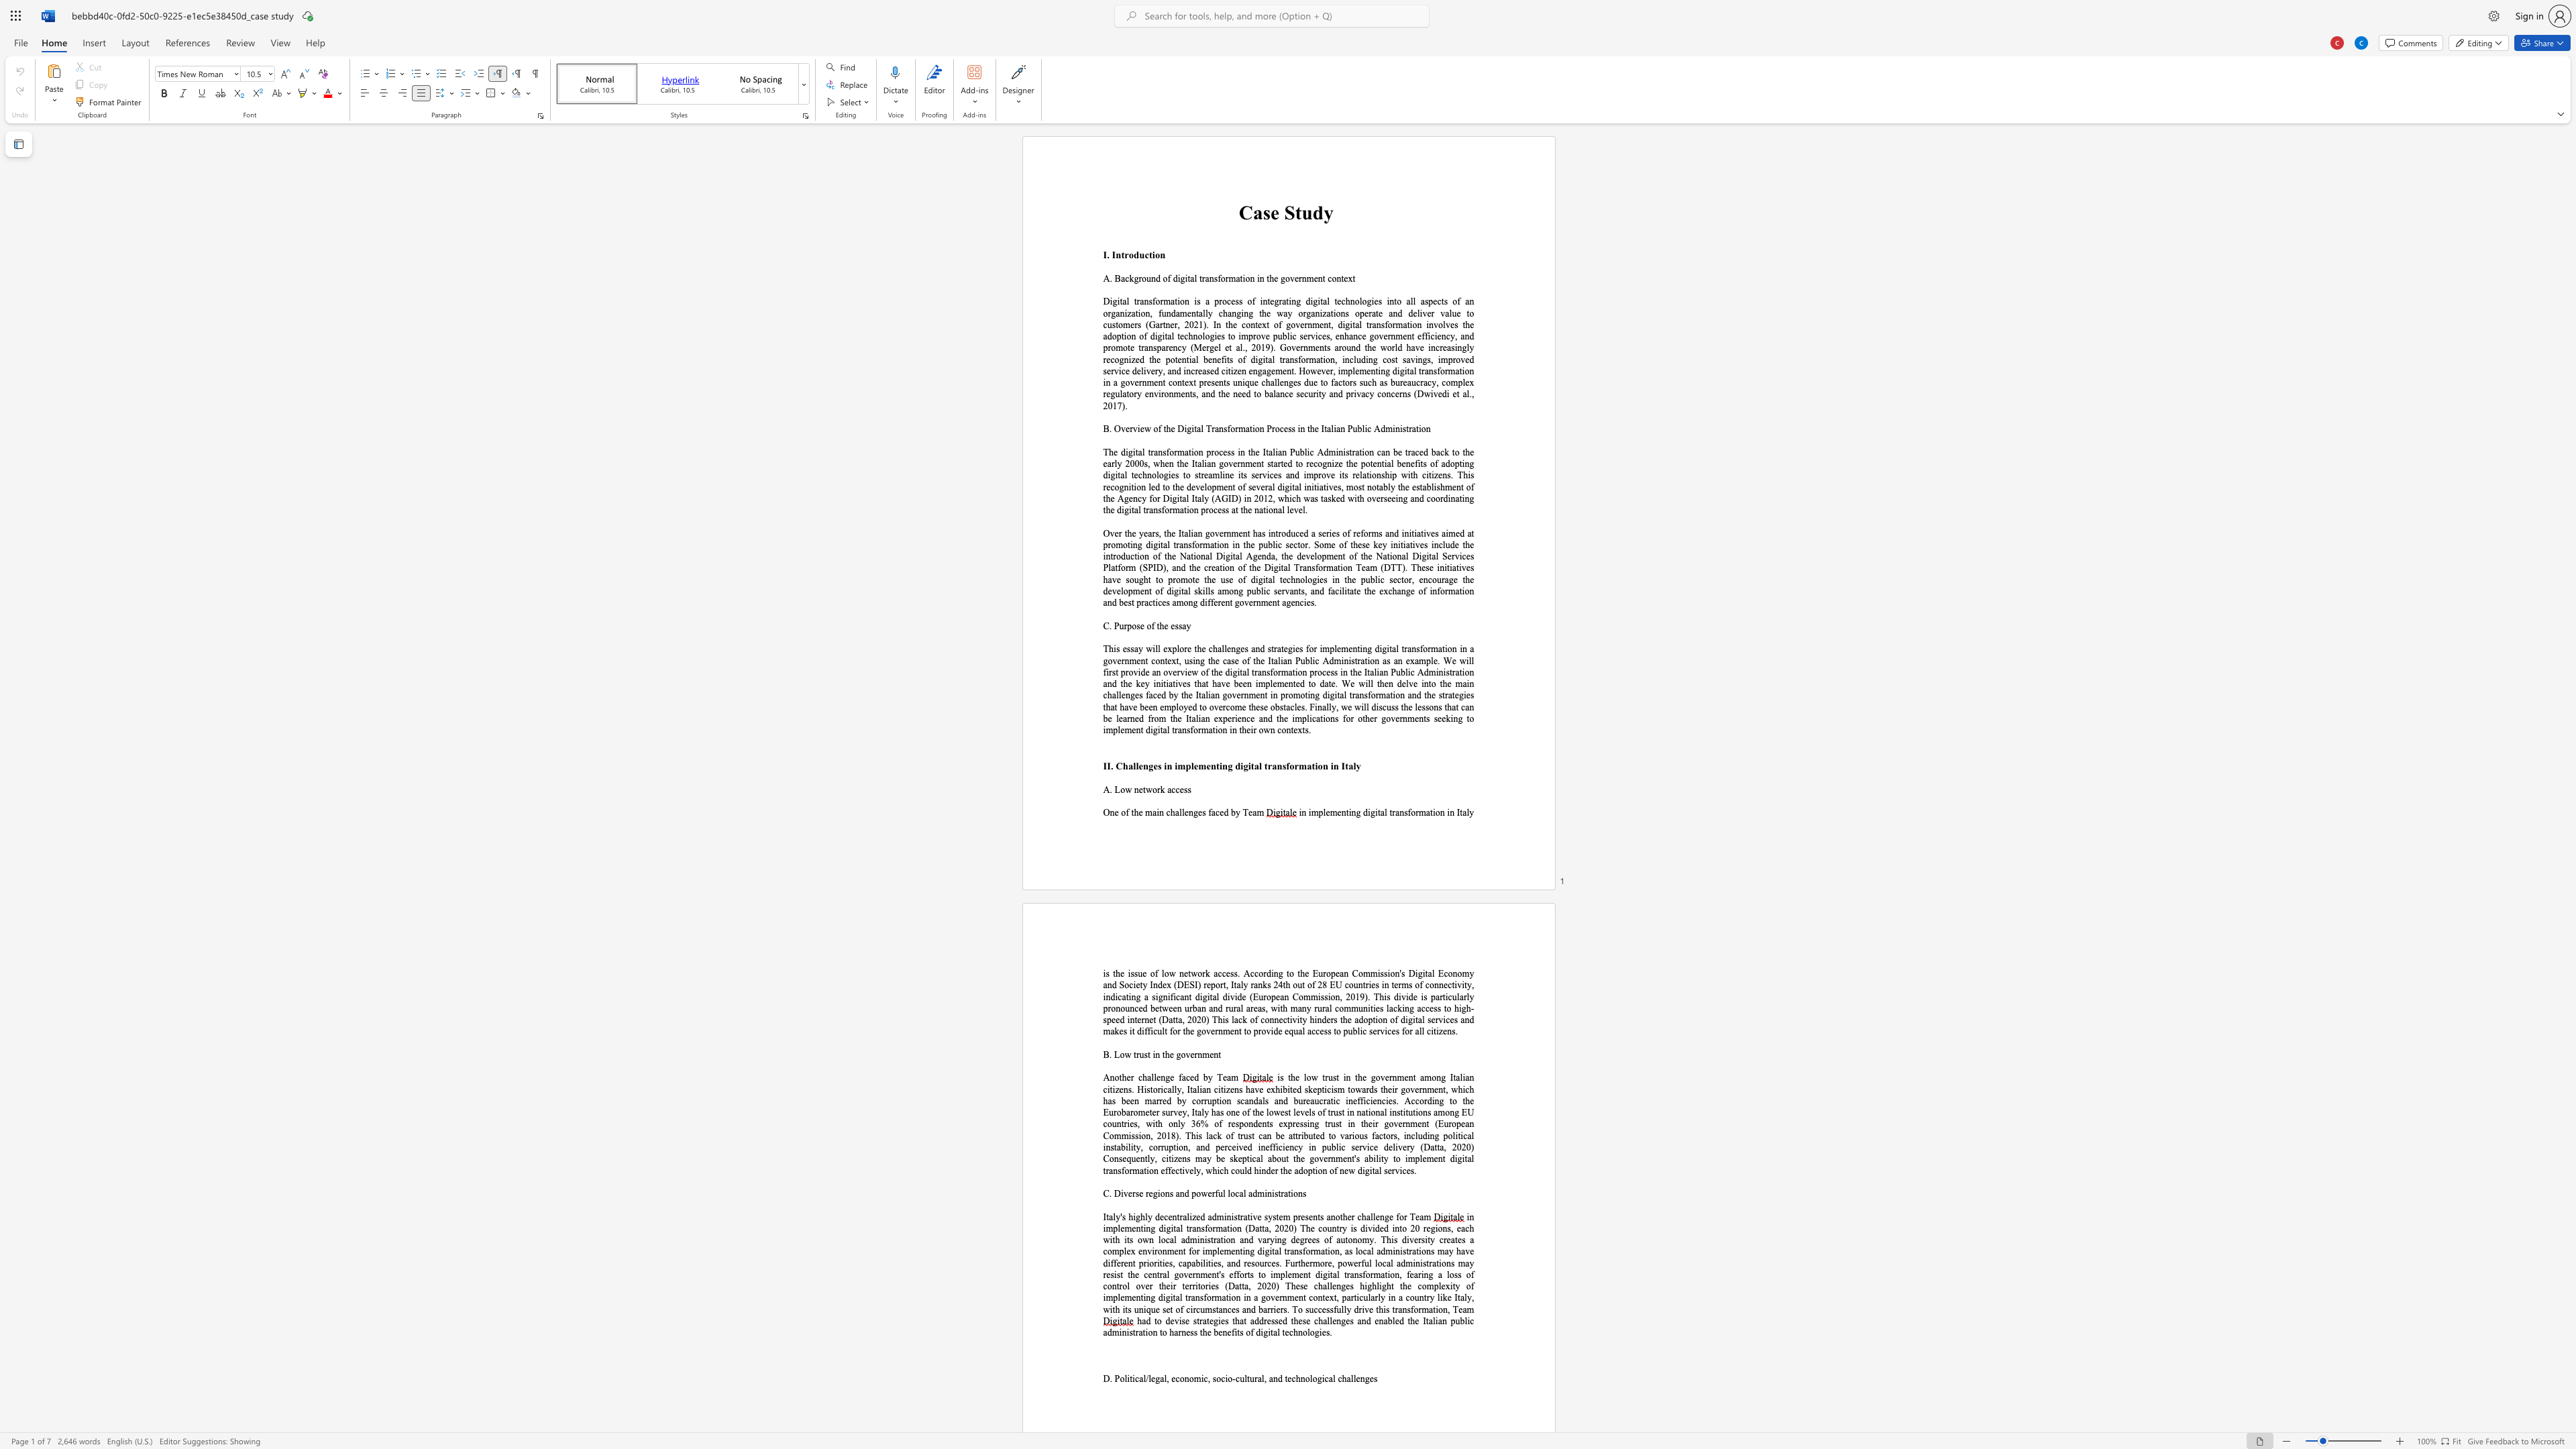 The height and width of the screenshot is (1449, 2576). What do you see at coordinates (1275, 590) in the screenshot?
I see `the 1th character "s" in the text` at bounding box center [1275, 590].